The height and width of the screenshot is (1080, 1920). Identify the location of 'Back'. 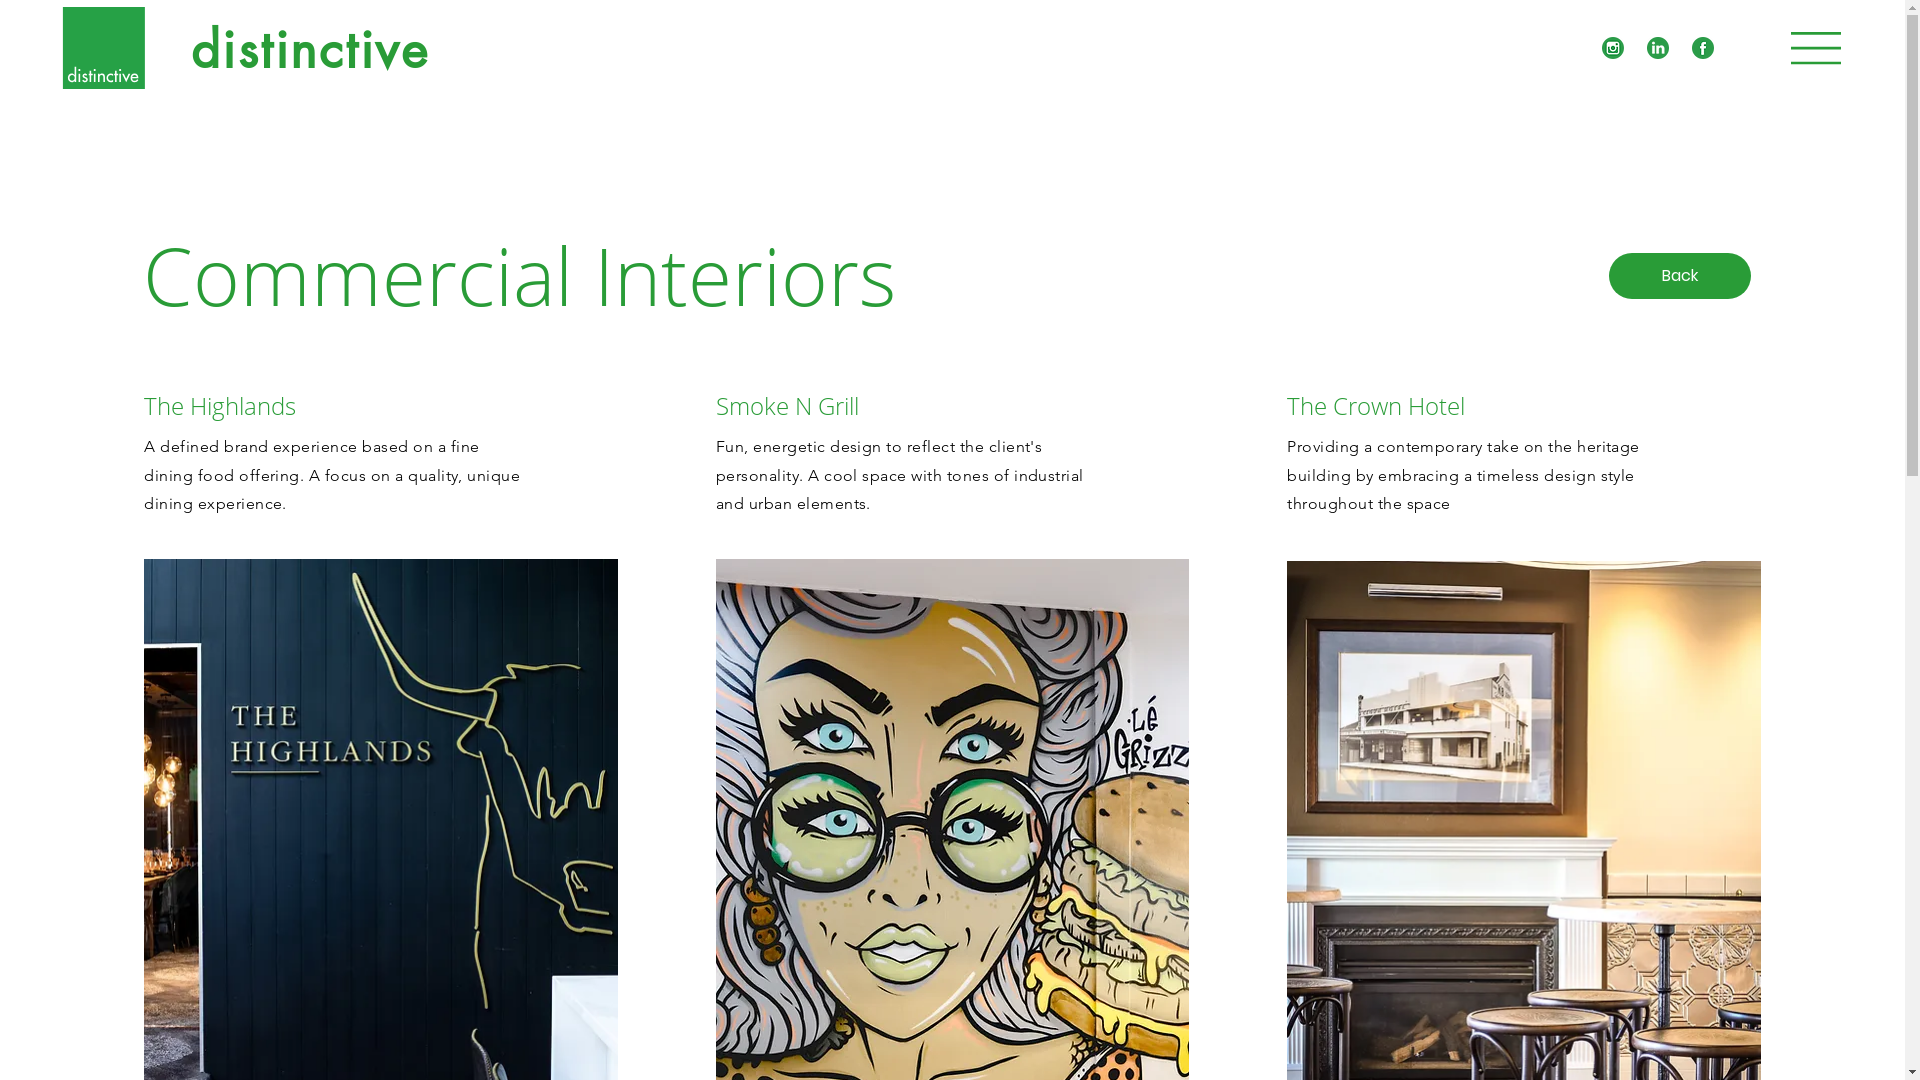
(1680, 276).